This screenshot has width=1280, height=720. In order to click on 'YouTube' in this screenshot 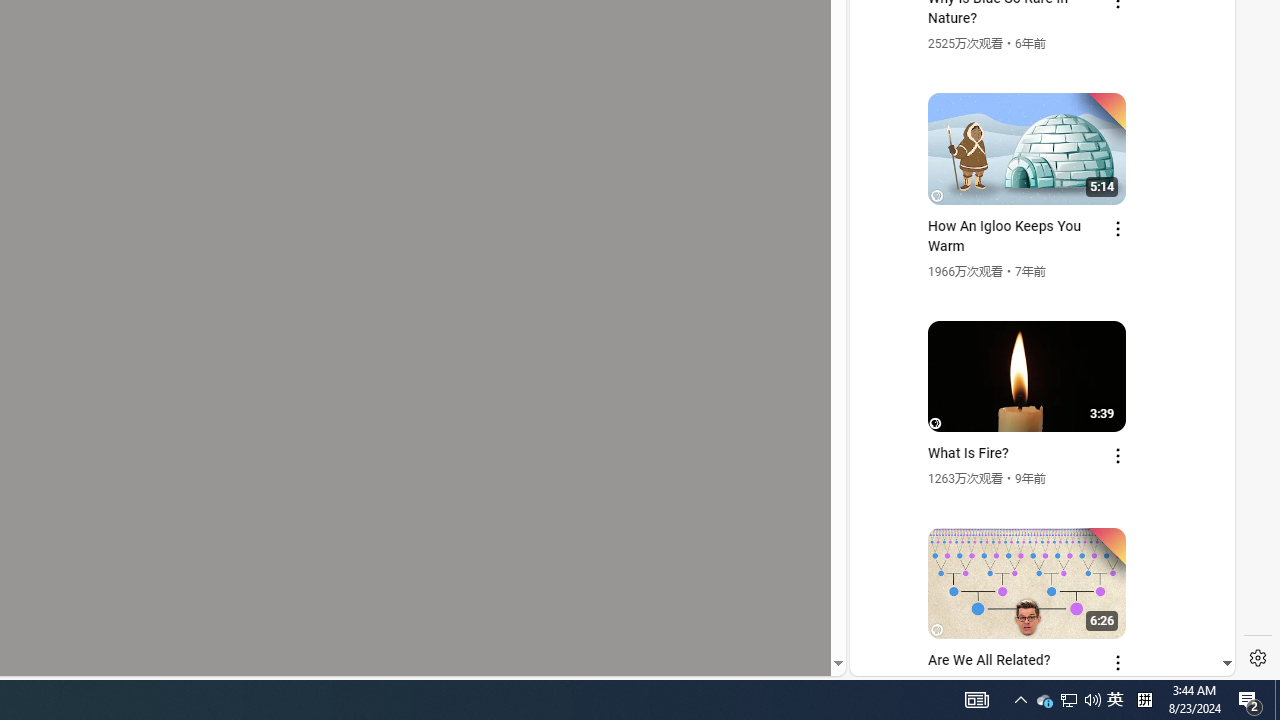, I will do `click(1034, 431)`.